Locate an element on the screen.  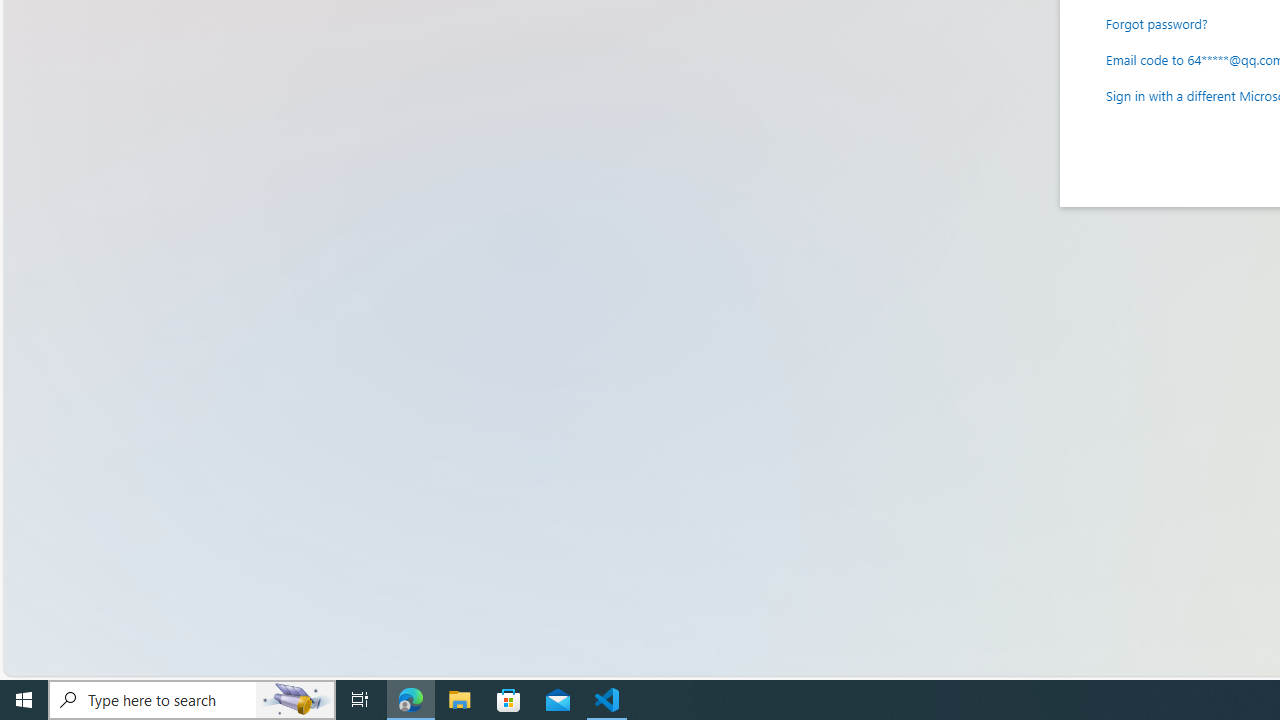
'Forgot password?' is located at coordinates (1157, 22).